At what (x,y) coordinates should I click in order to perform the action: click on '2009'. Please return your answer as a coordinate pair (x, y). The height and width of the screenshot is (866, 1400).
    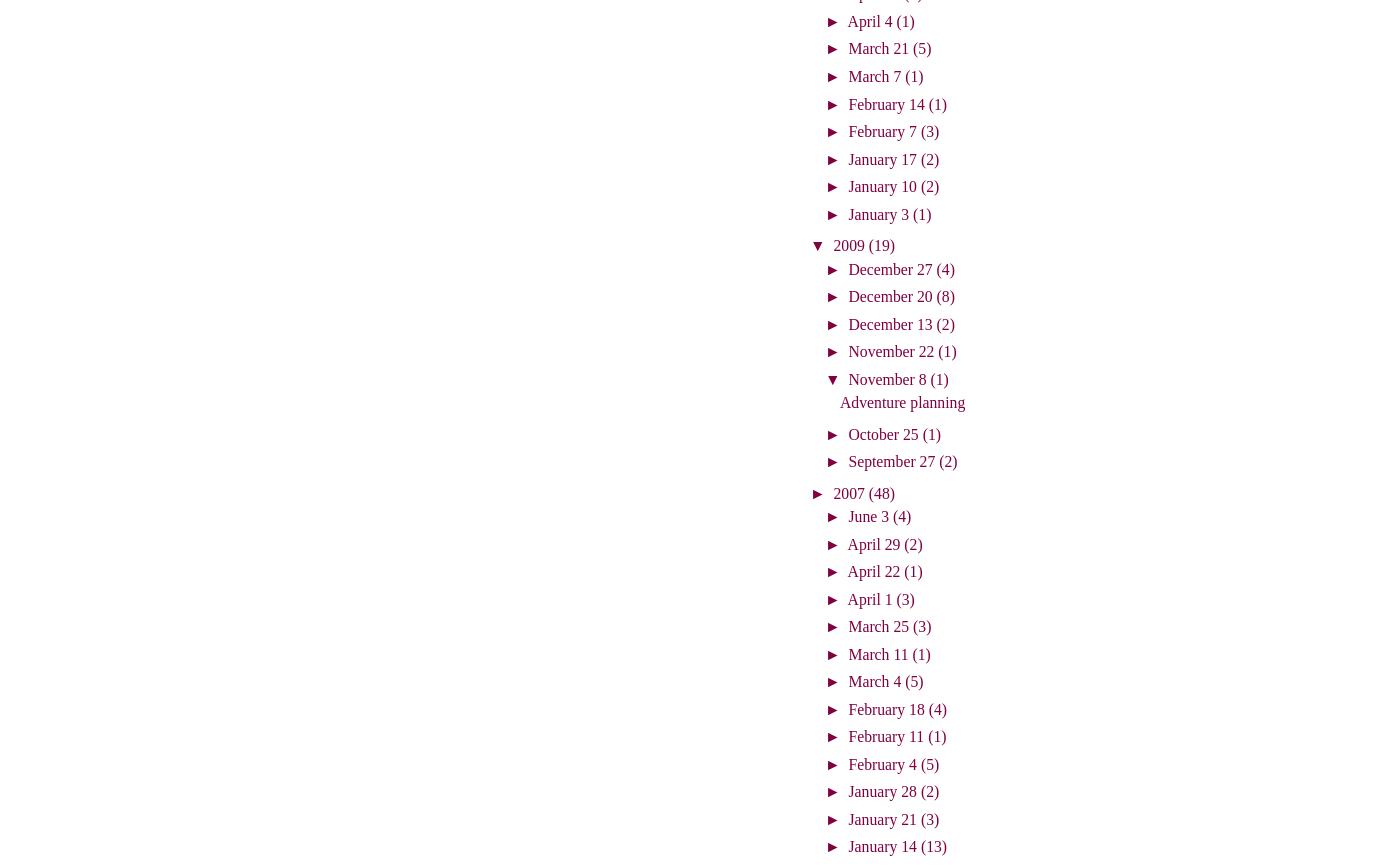
    Looking at the image, I should click on (833, 244).